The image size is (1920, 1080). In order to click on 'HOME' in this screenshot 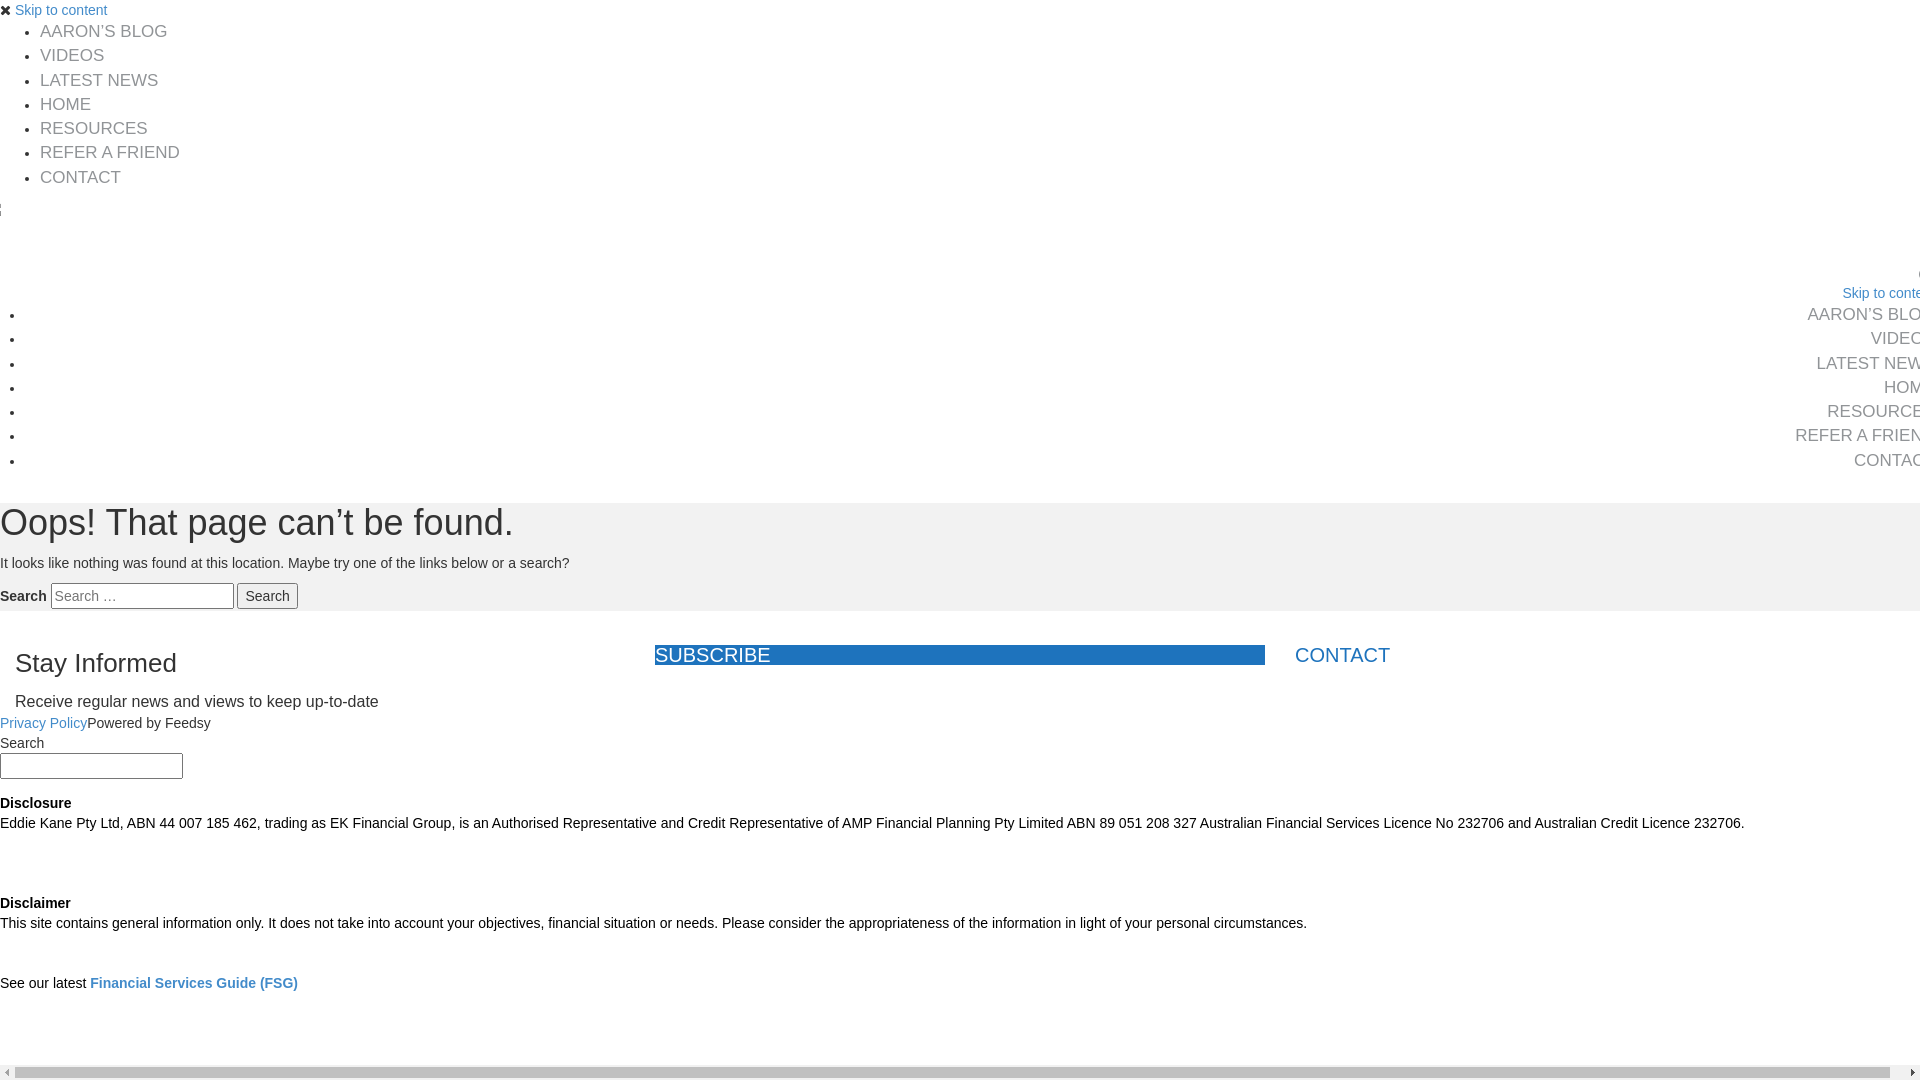, I will do `click(39, 104)`.